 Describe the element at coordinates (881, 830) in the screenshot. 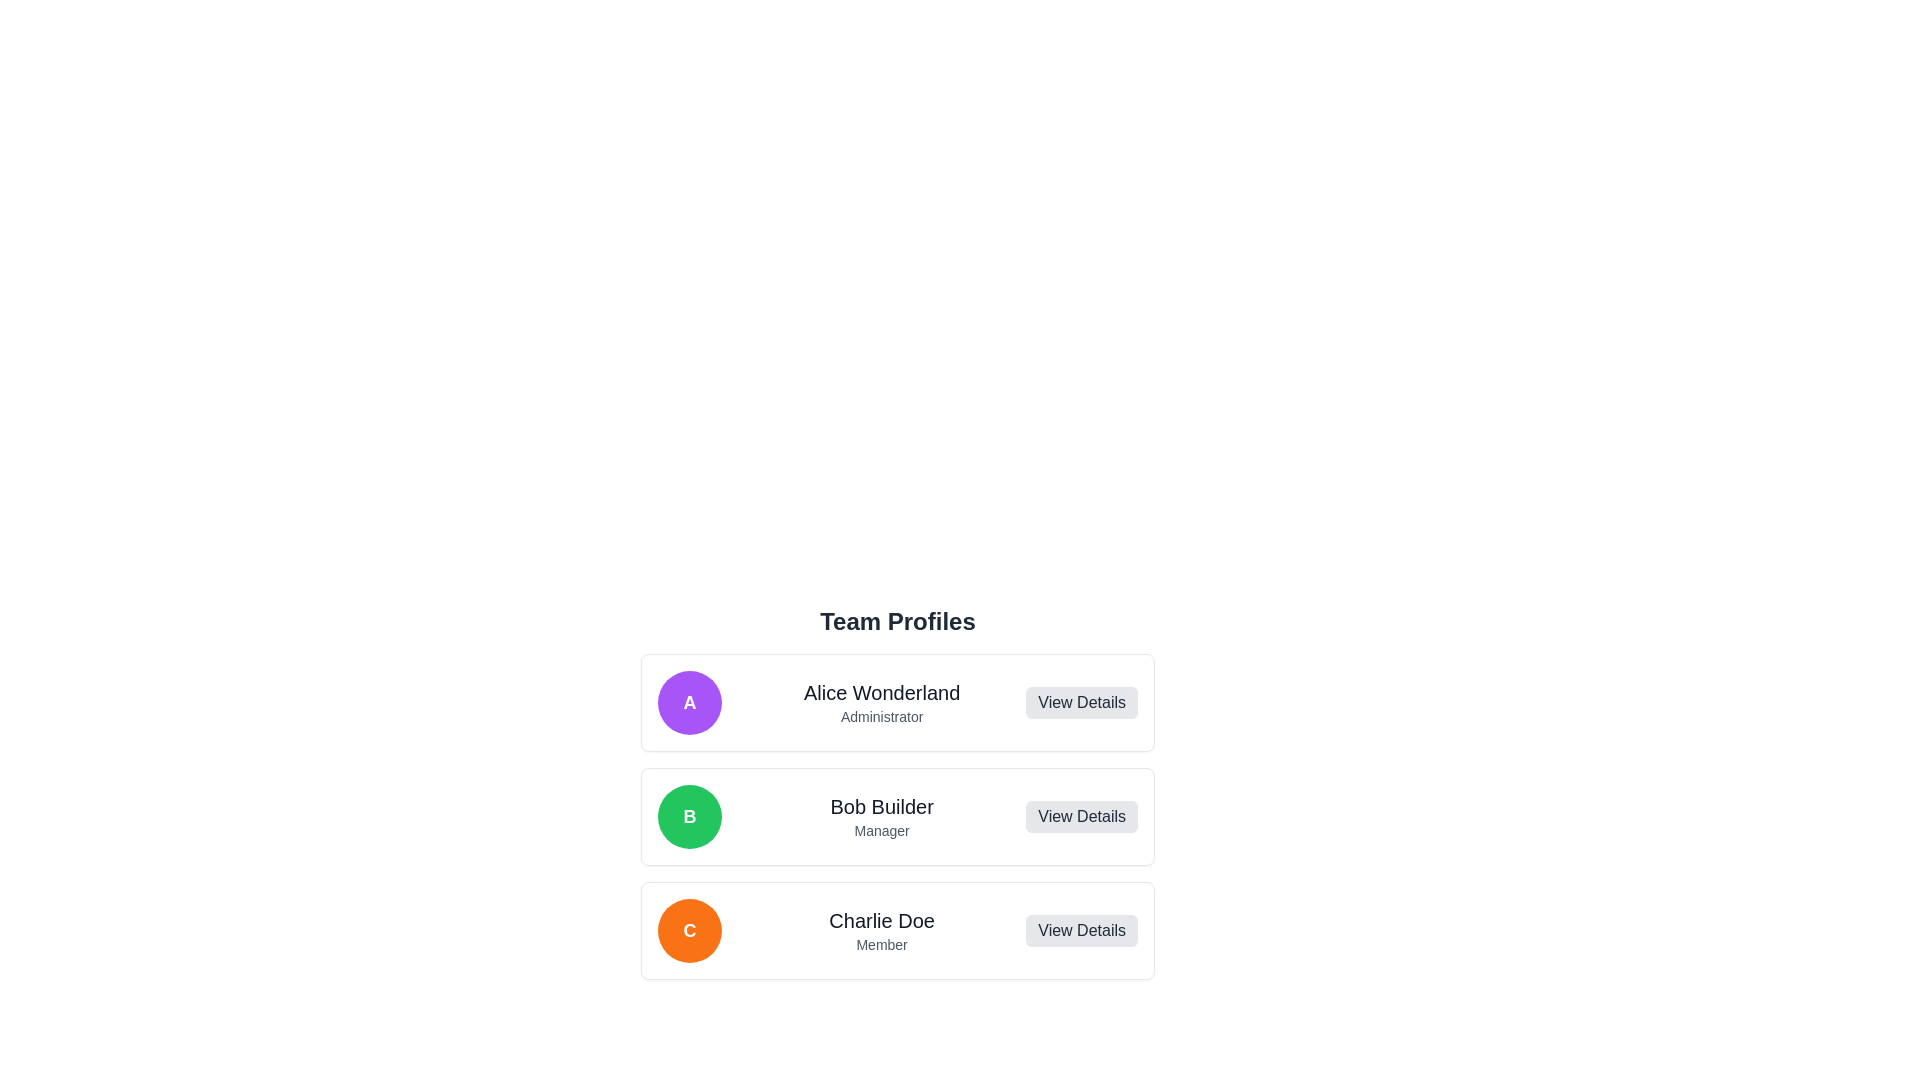

I see `the text label reading 'Manager' located below the bold name label 'Bob Builder' in the second profile card` at that location.